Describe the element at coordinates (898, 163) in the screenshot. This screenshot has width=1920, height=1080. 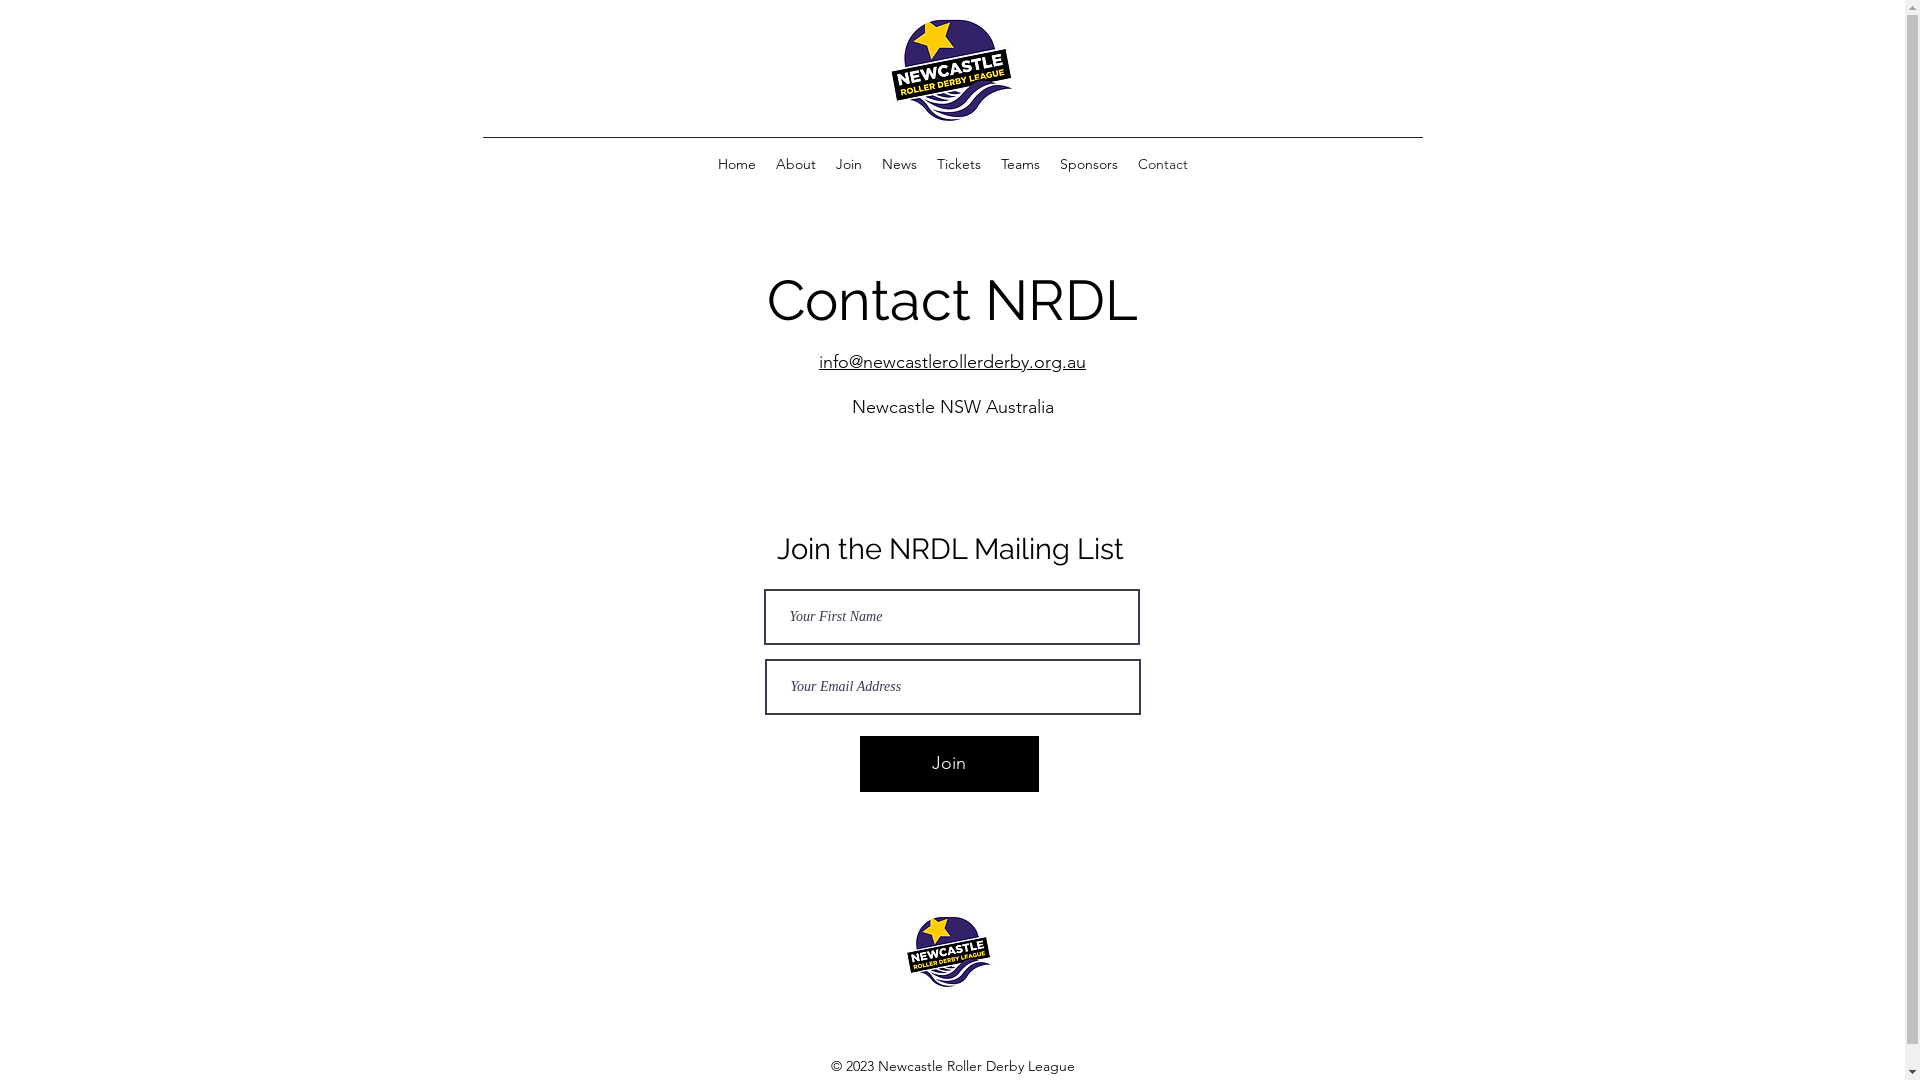
I see `'News'` at that location.